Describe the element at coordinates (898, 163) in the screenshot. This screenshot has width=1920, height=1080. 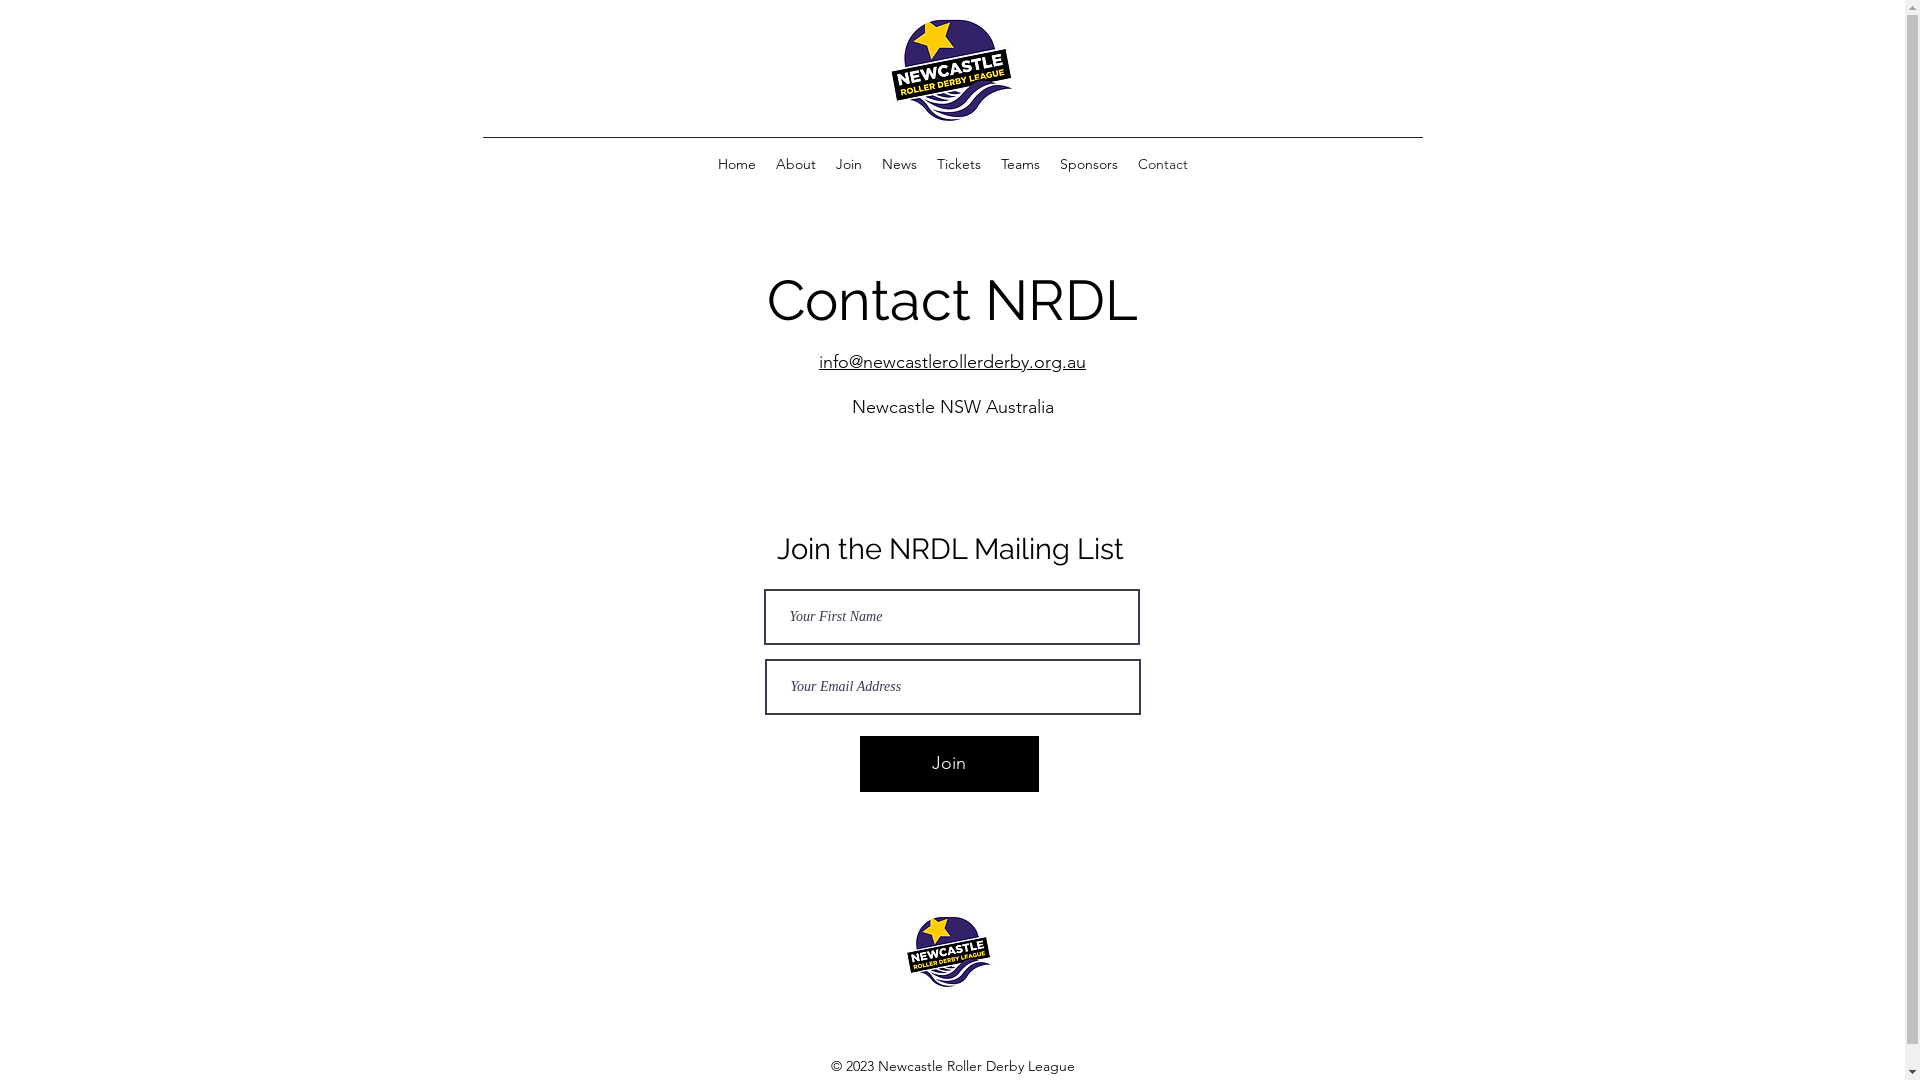
I see `'News'` at that location.